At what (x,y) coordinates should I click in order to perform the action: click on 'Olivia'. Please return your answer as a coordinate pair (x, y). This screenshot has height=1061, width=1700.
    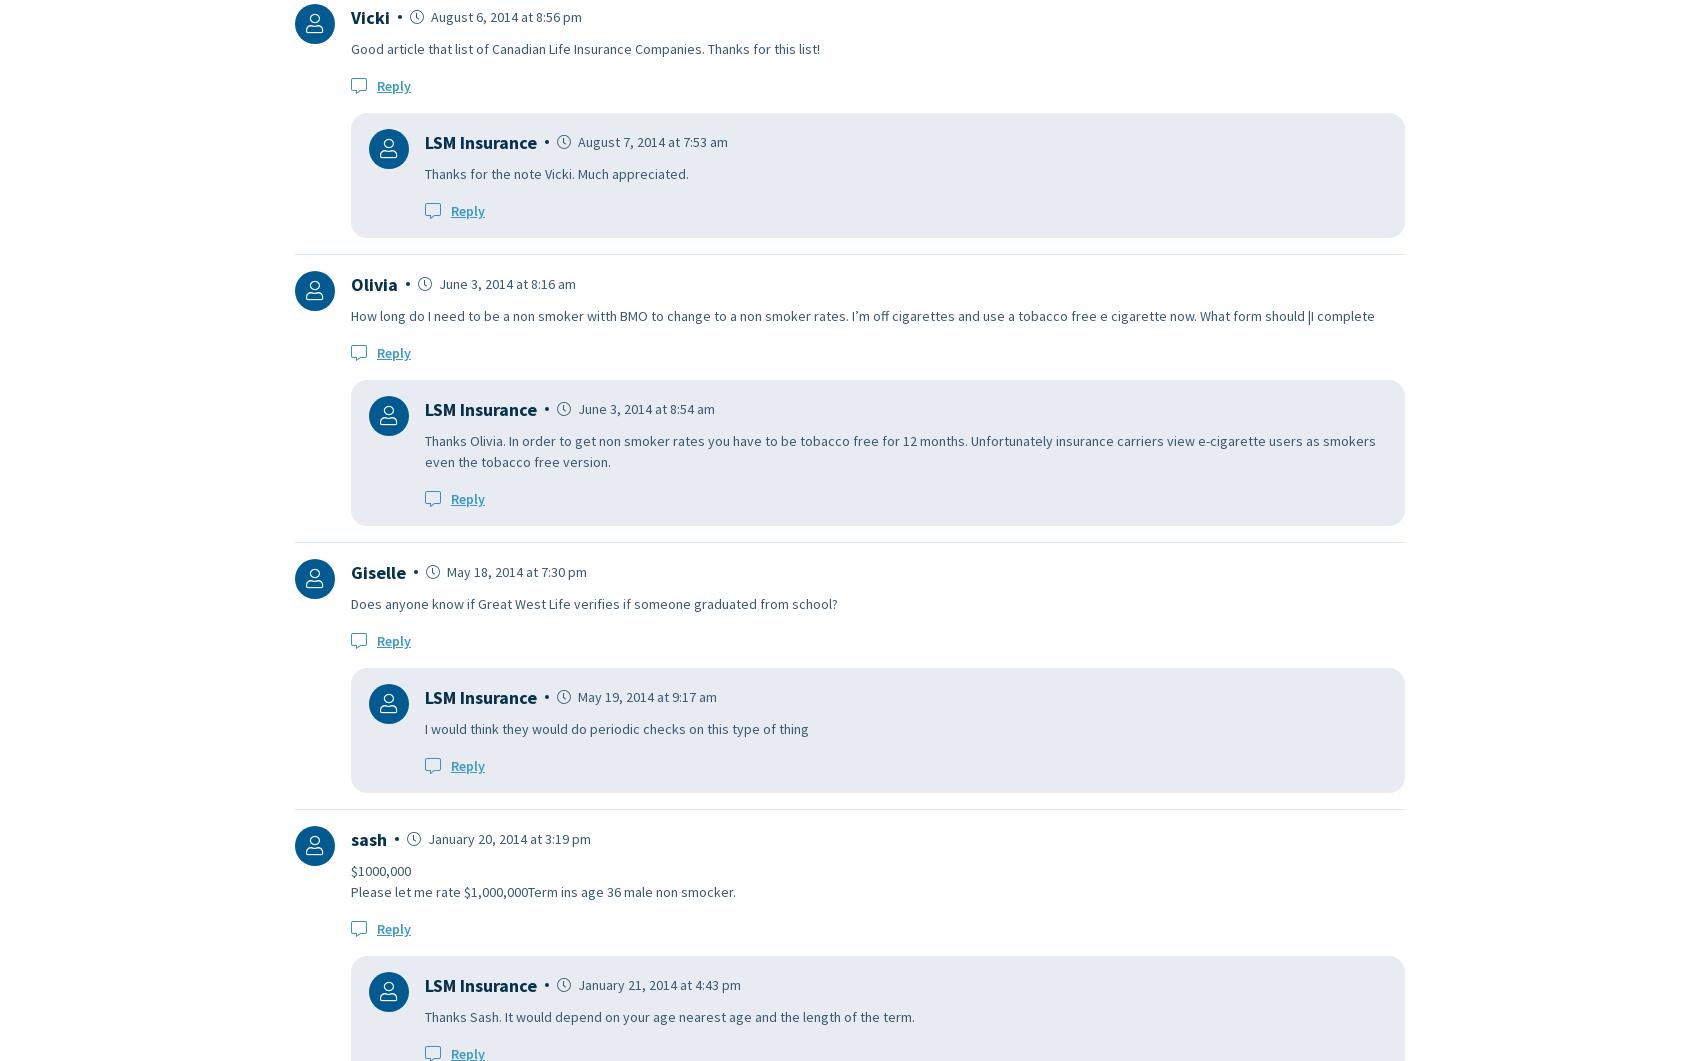
    Looking at the image, I should click on (373, 282).